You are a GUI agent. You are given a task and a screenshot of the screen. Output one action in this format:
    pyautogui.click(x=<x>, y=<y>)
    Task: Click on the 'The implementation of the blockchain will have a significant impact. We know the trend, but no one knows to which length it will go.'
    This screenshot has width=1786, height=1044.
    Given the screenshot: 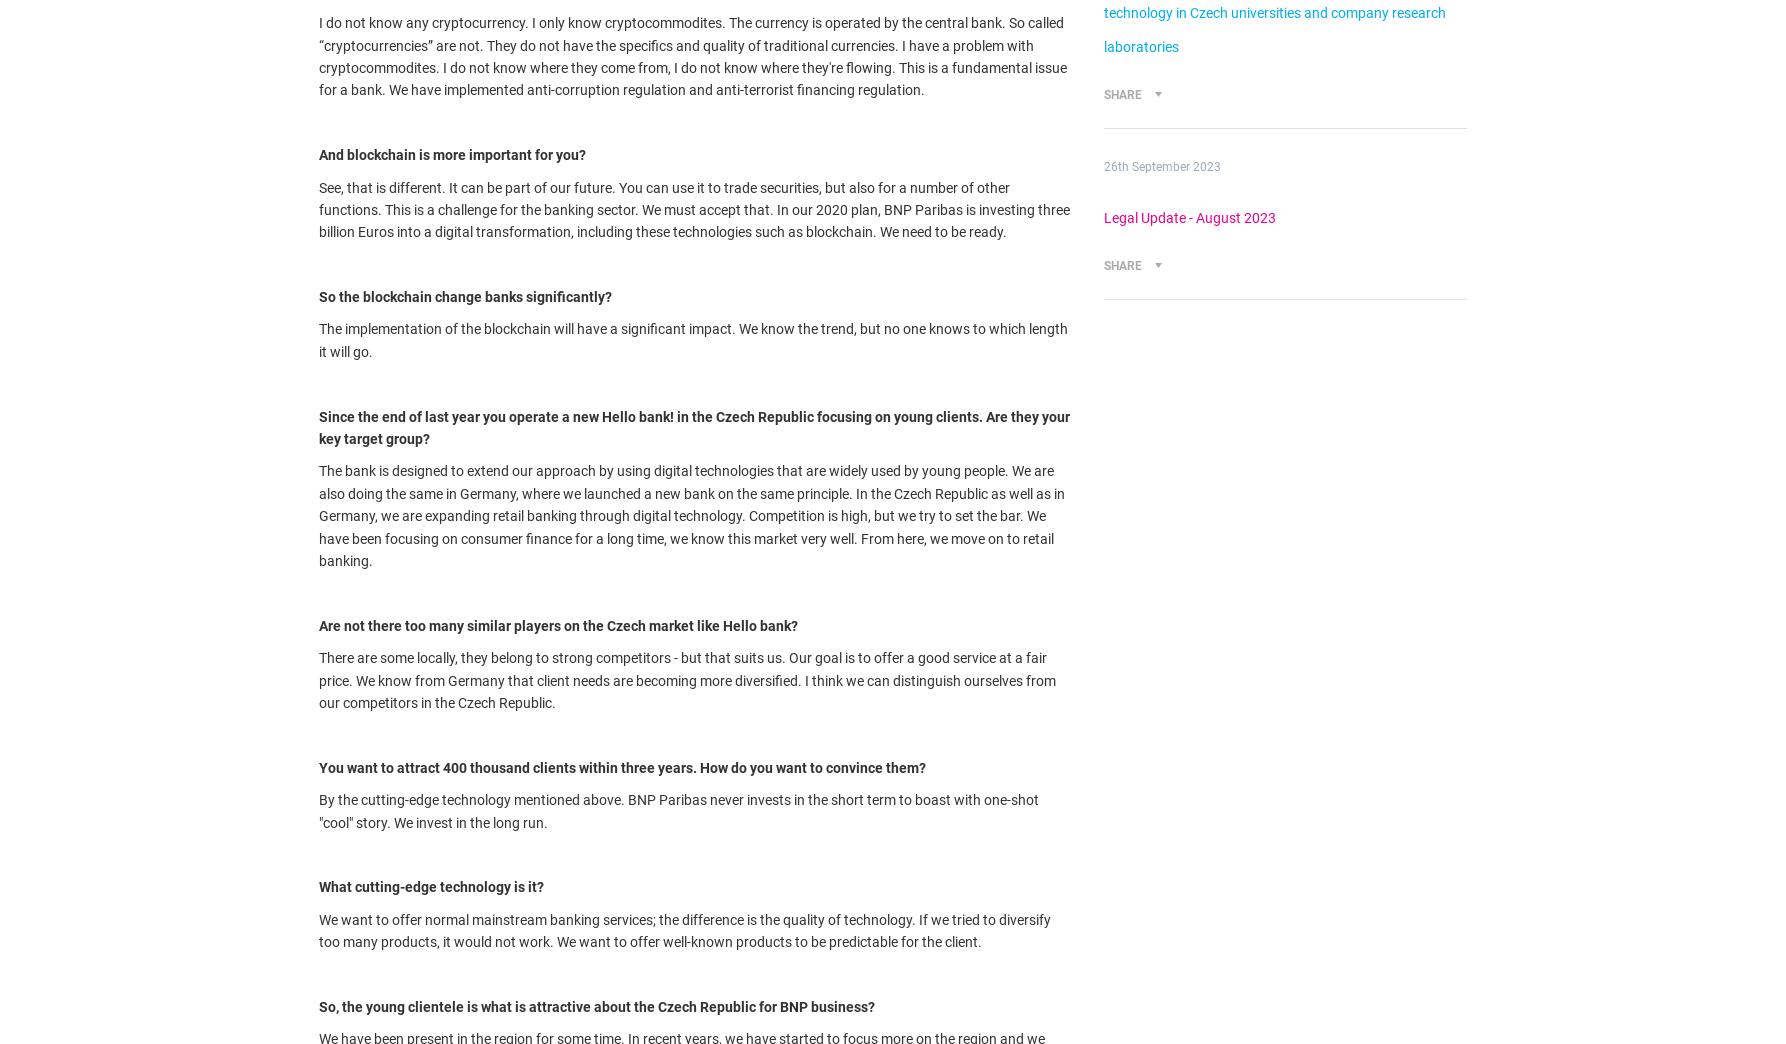 What is the action you would take?
    pyautogui.click(x=693, y=340)
    